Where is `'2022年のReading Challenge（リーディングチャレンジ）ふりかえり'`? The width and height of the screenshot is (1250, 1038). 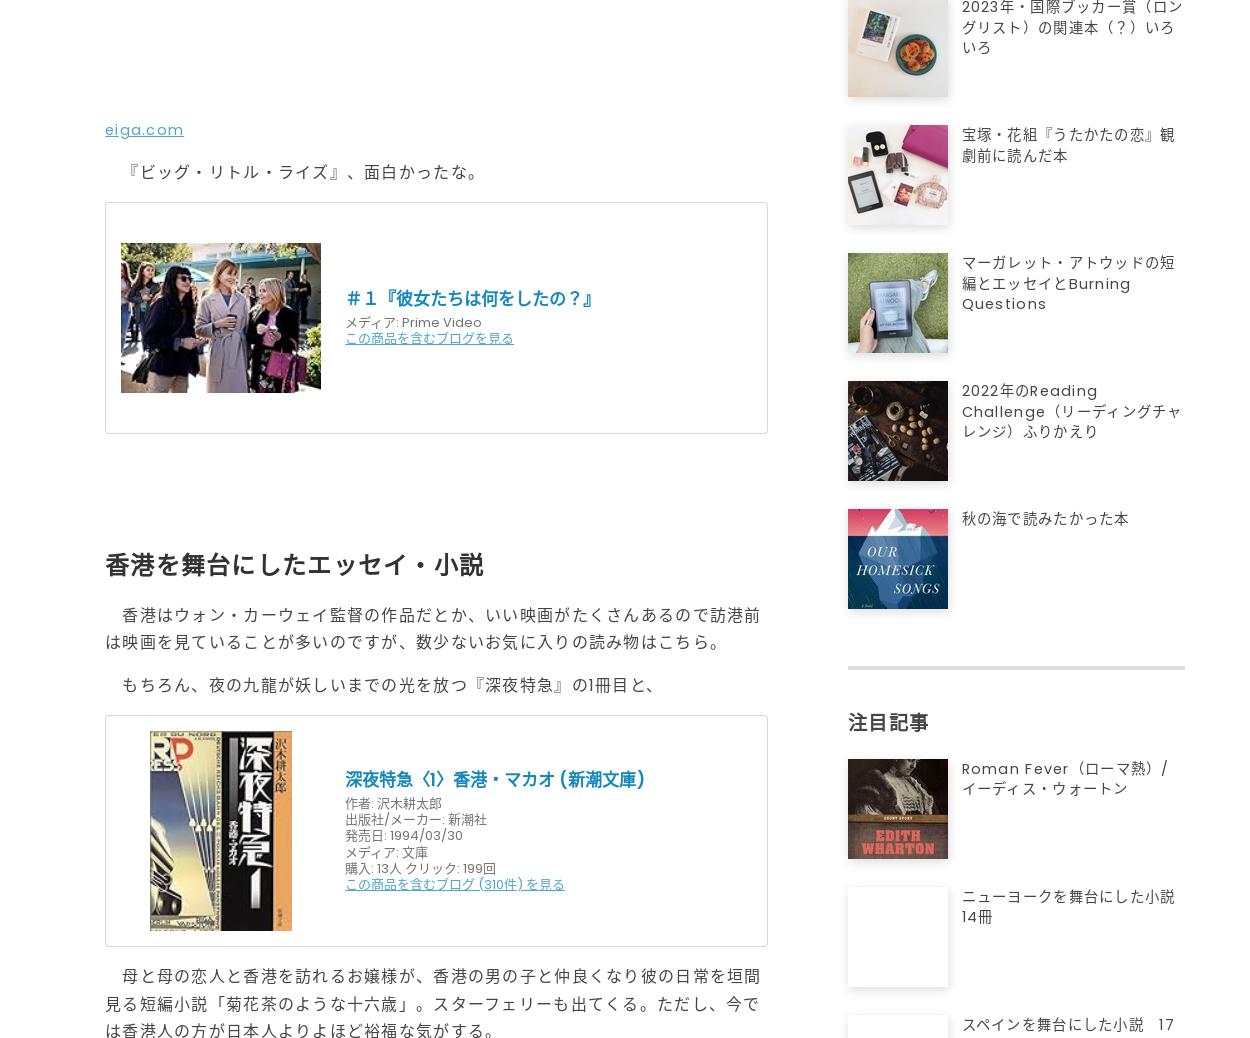
'2022年のReading Challenge（リーディングチャレンジ）ふりかえり' is located at coordinates (1071, 413).